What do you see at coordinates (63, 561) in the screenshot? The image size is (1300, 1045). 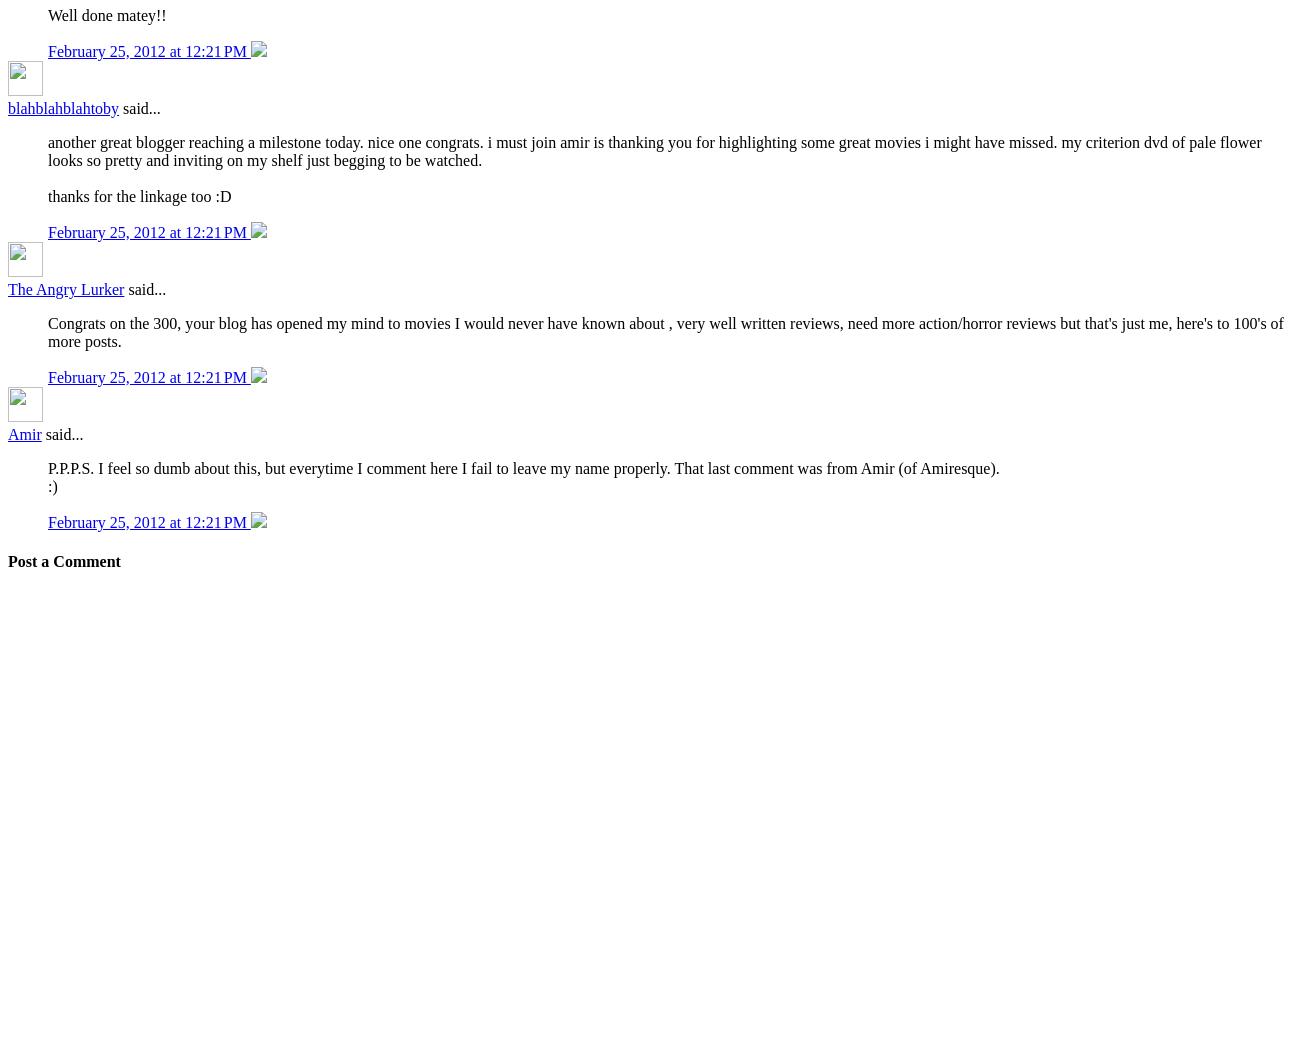 I see `'Post a Comment'` at bounding box center [63, 561].